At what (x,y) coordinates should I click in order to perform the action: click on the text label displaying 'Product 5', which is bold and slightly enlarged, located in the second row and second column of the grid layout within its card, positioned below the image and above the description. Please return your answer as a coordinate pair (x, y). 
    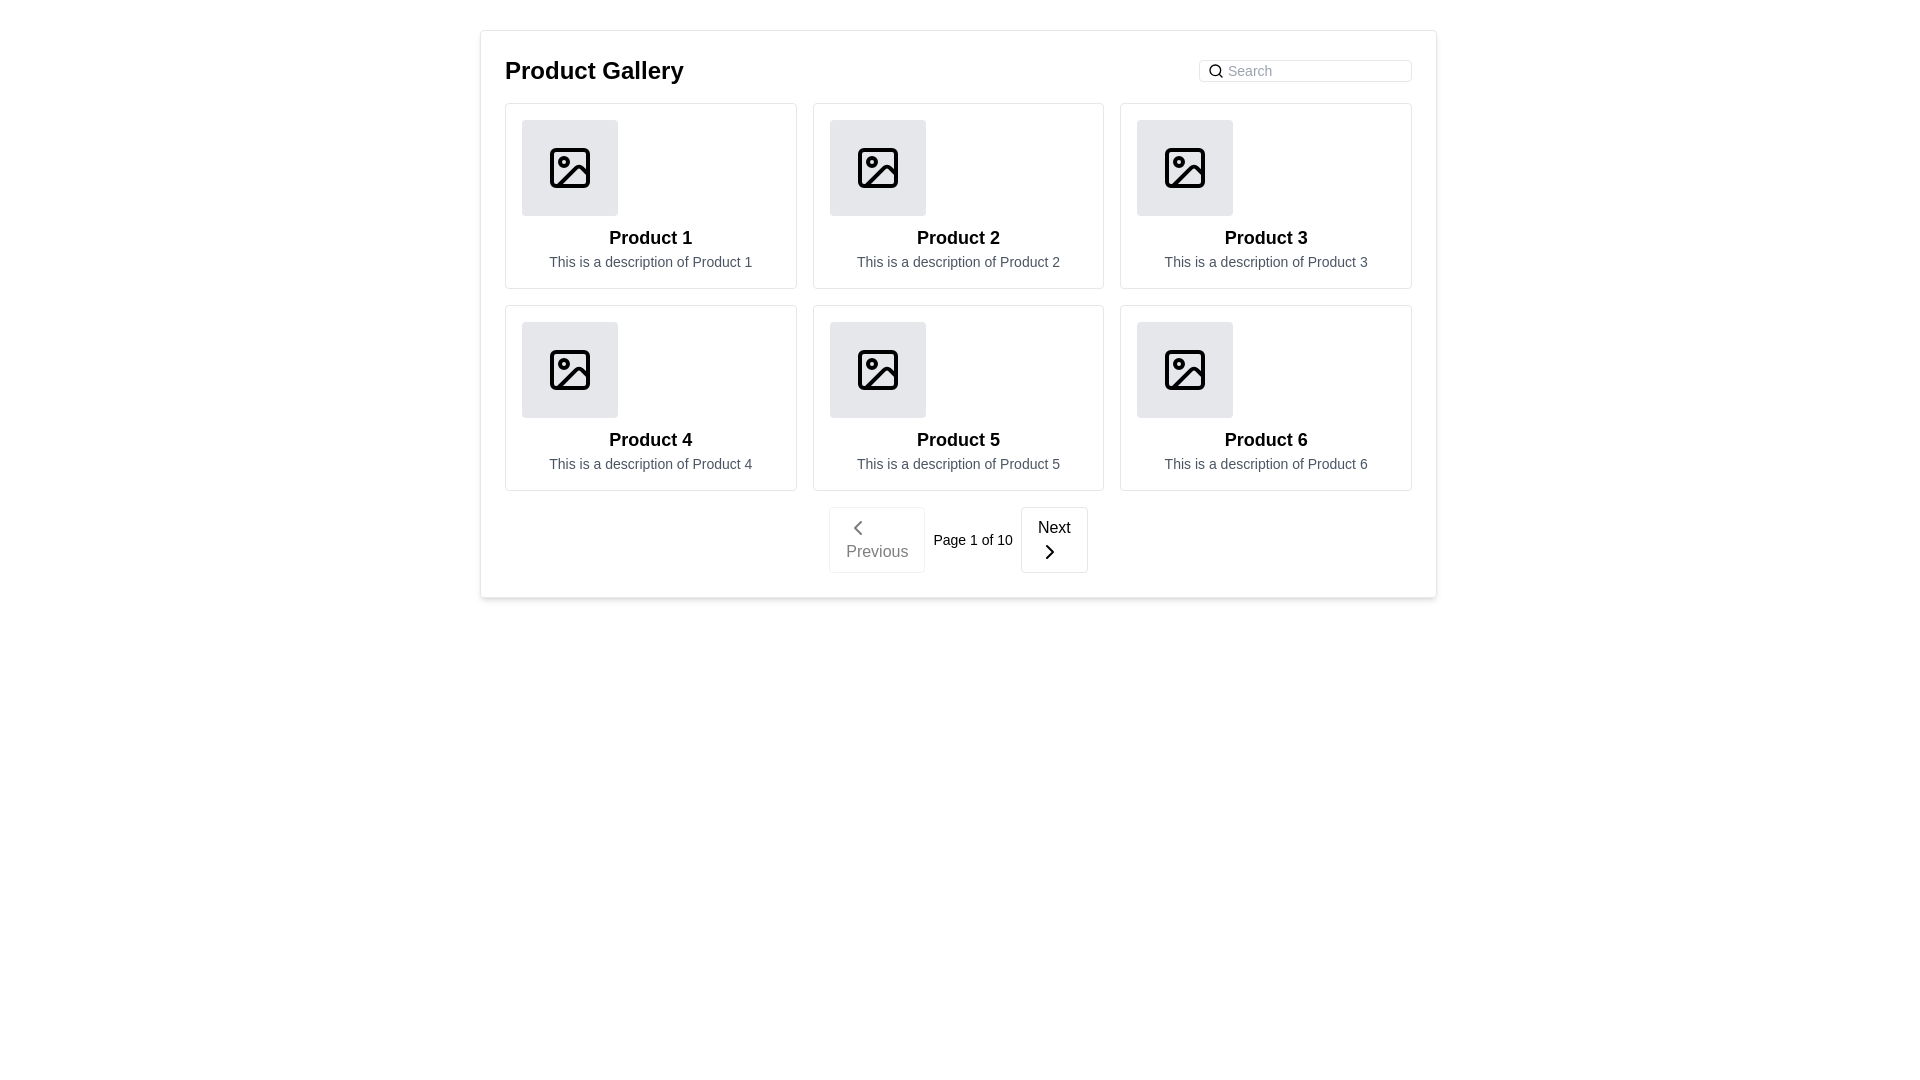
    Looking at the image, I should click on (957, 438).